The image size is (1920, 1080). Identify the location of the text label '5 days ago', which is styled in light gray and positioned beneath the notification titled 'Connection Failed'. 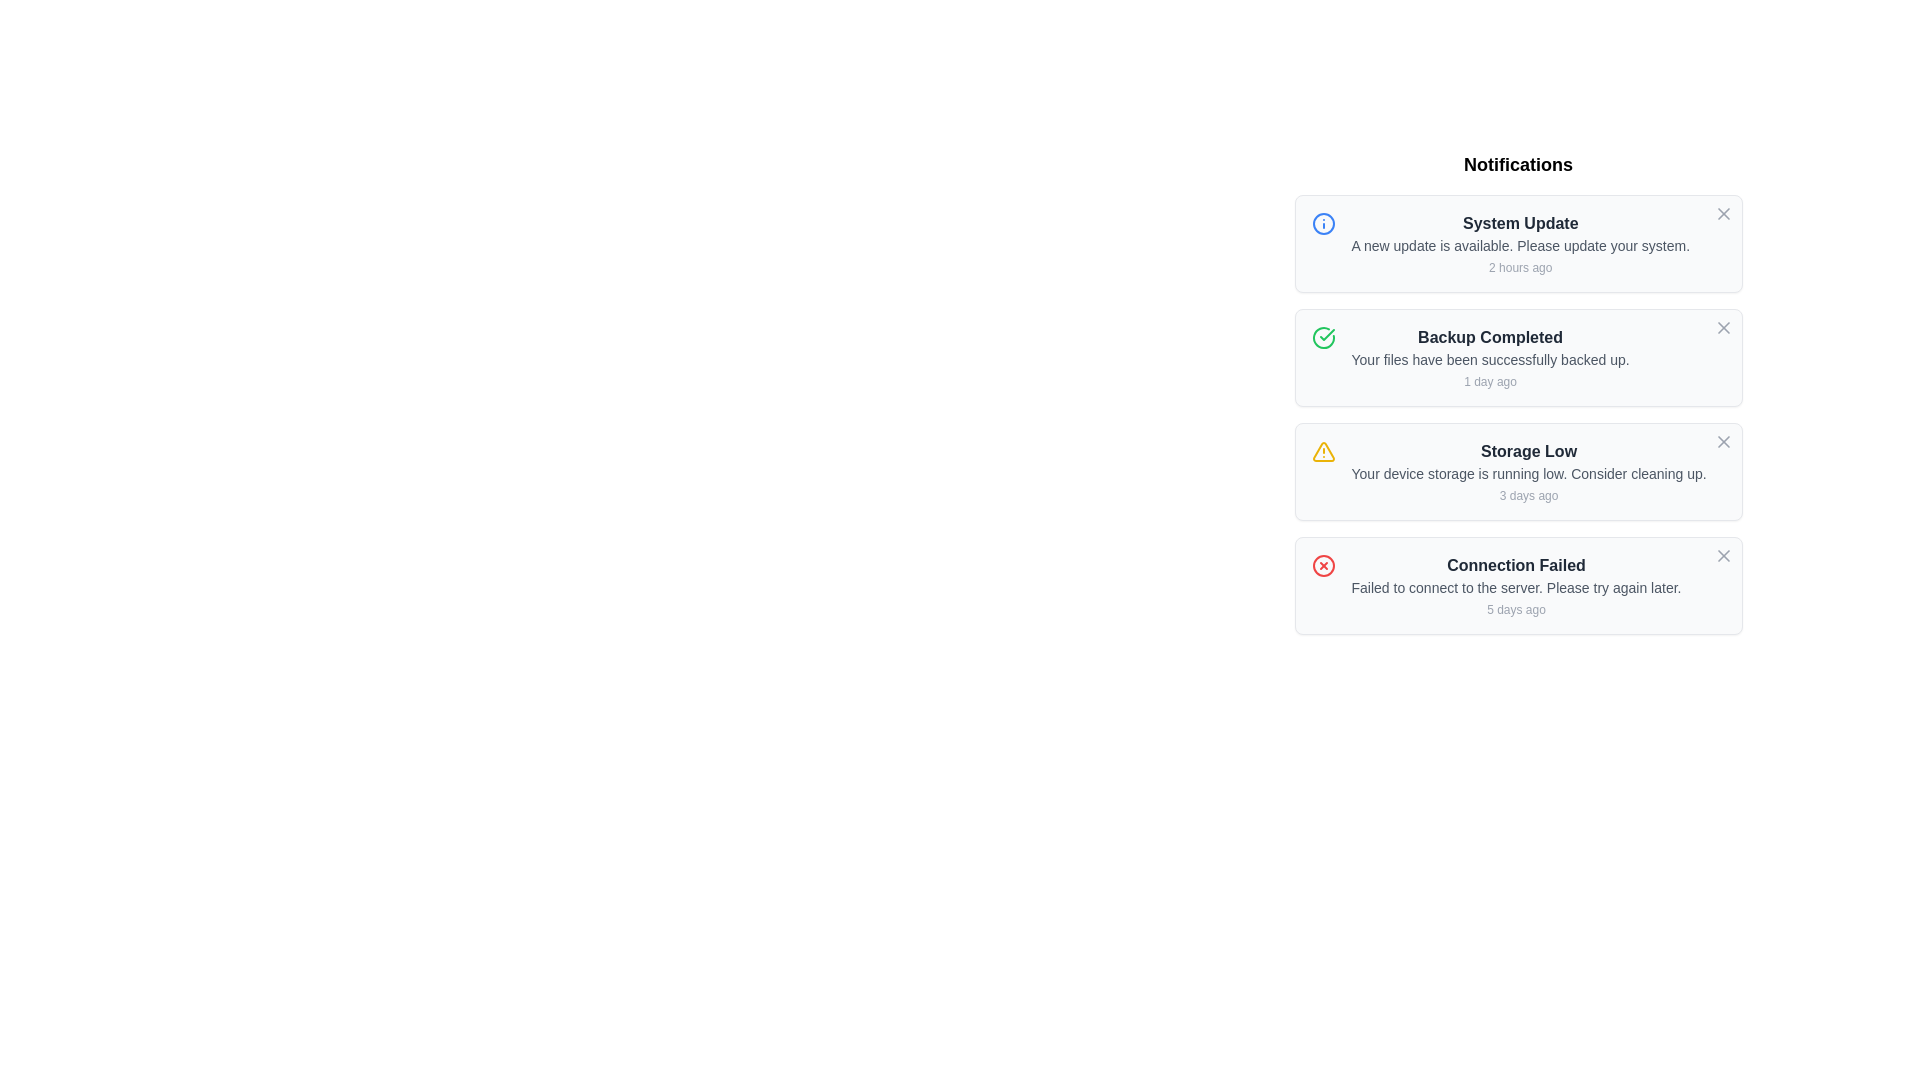
(1516, 608).